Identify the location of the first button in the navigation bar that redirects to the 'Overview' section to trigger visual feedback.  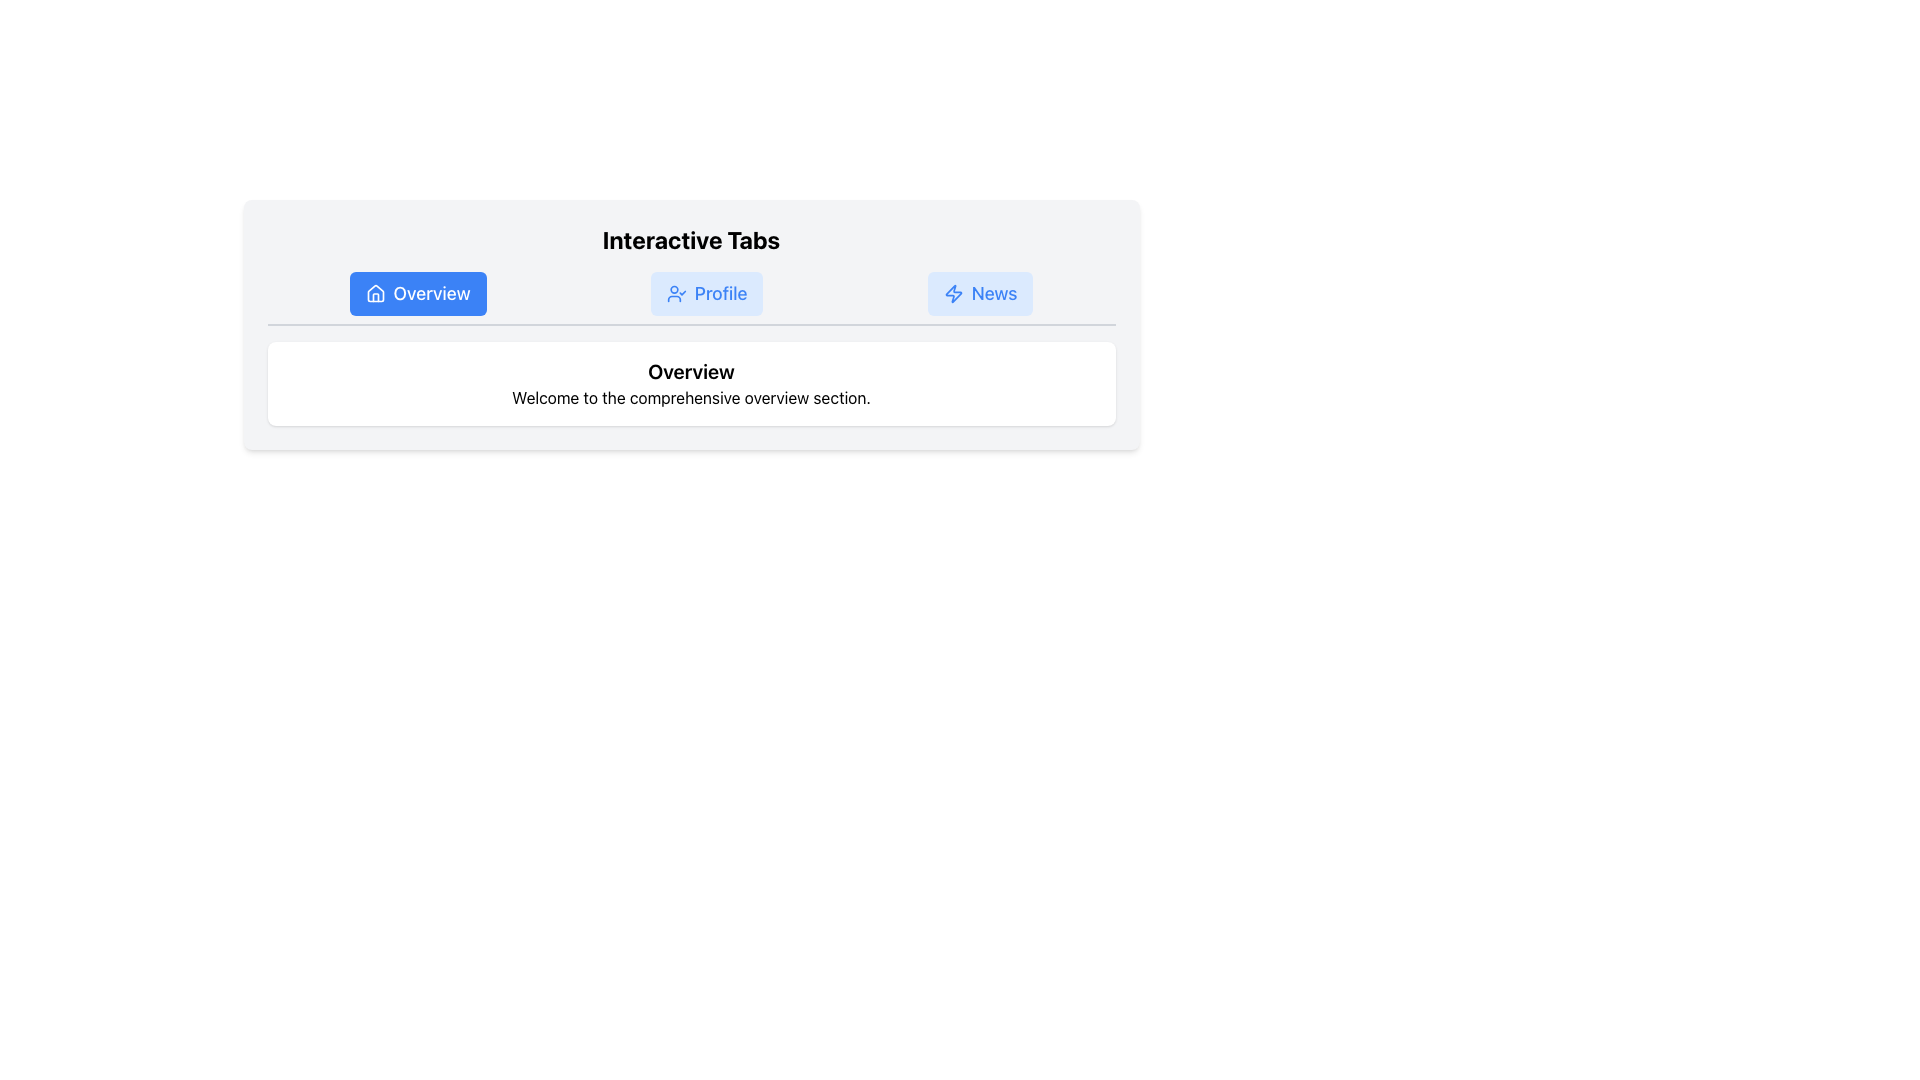
(416, 293).